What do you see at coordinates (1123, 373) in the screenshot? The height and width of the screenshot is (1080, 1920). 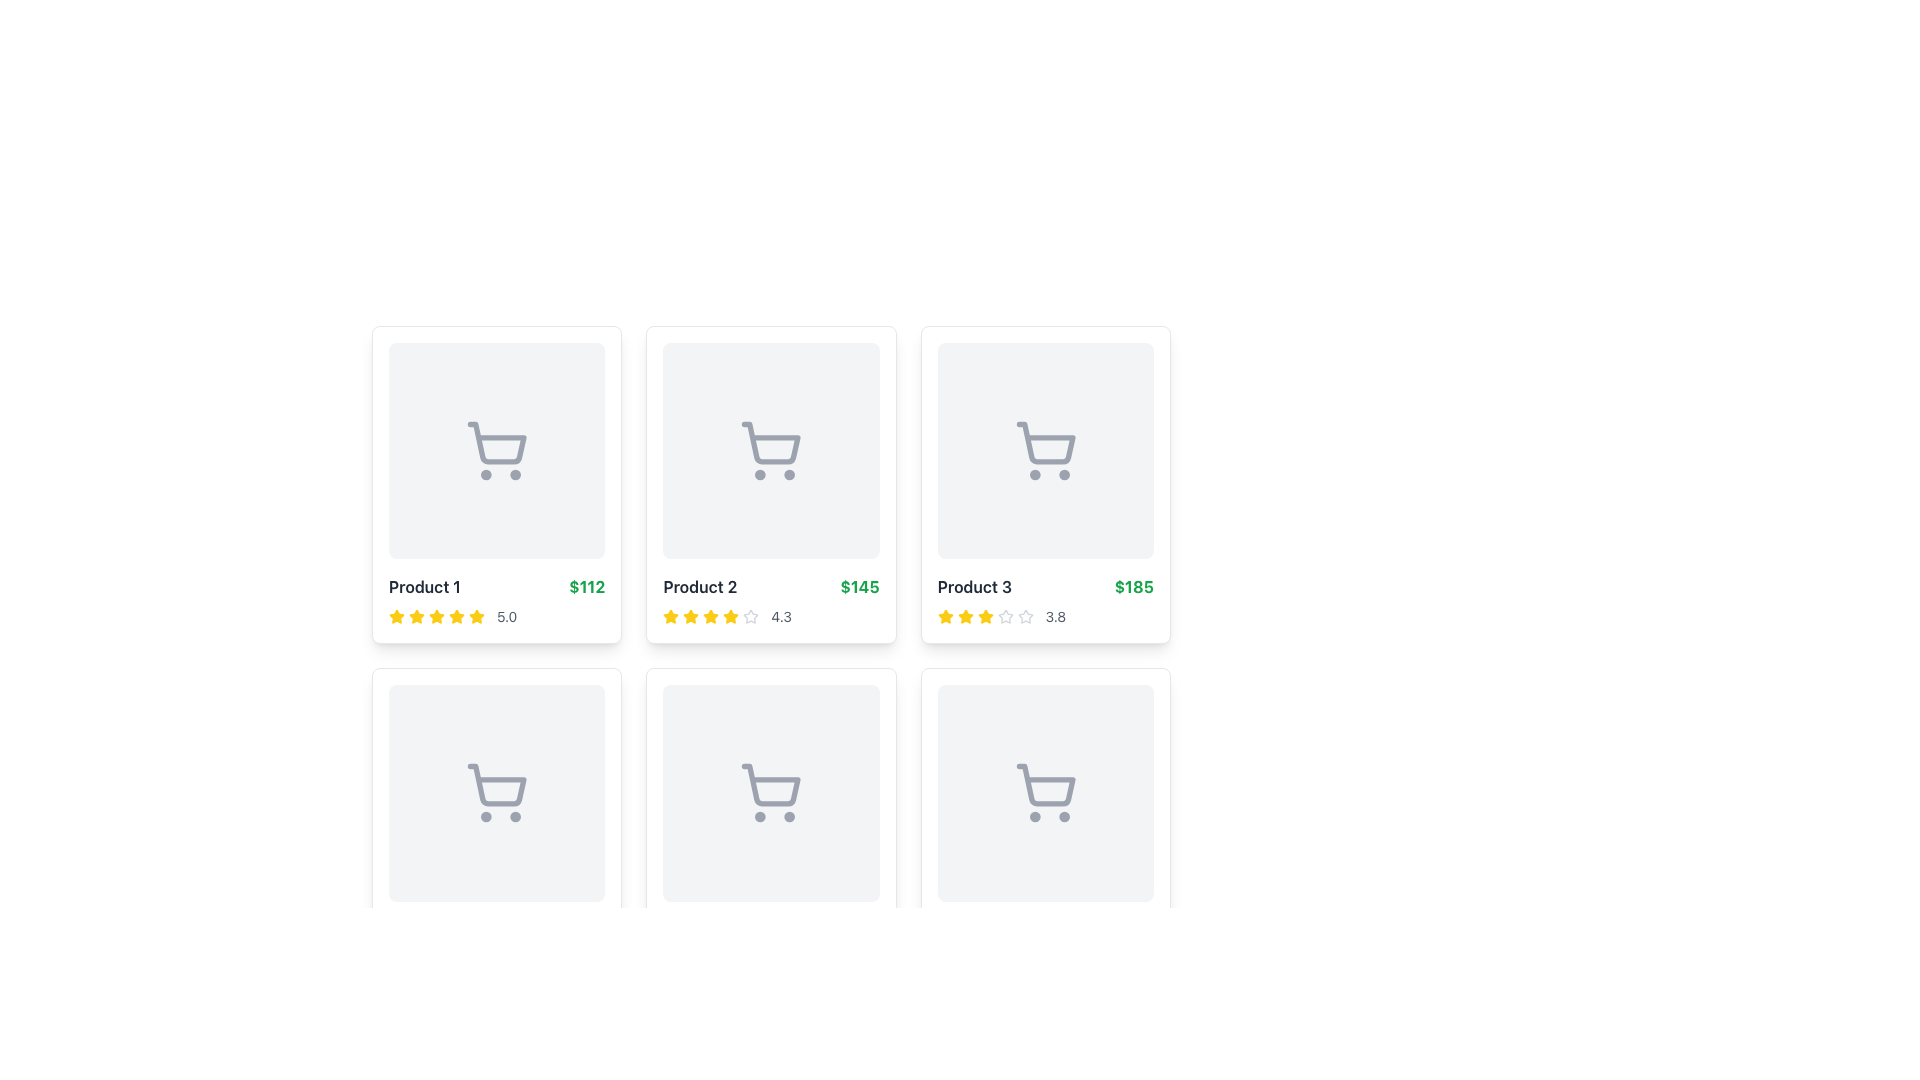 I see `the 'like' button located at the topmost and rightmost position within the card for 'Product 3' to mark the item as a favorite` at bounding box center [1123, 373].